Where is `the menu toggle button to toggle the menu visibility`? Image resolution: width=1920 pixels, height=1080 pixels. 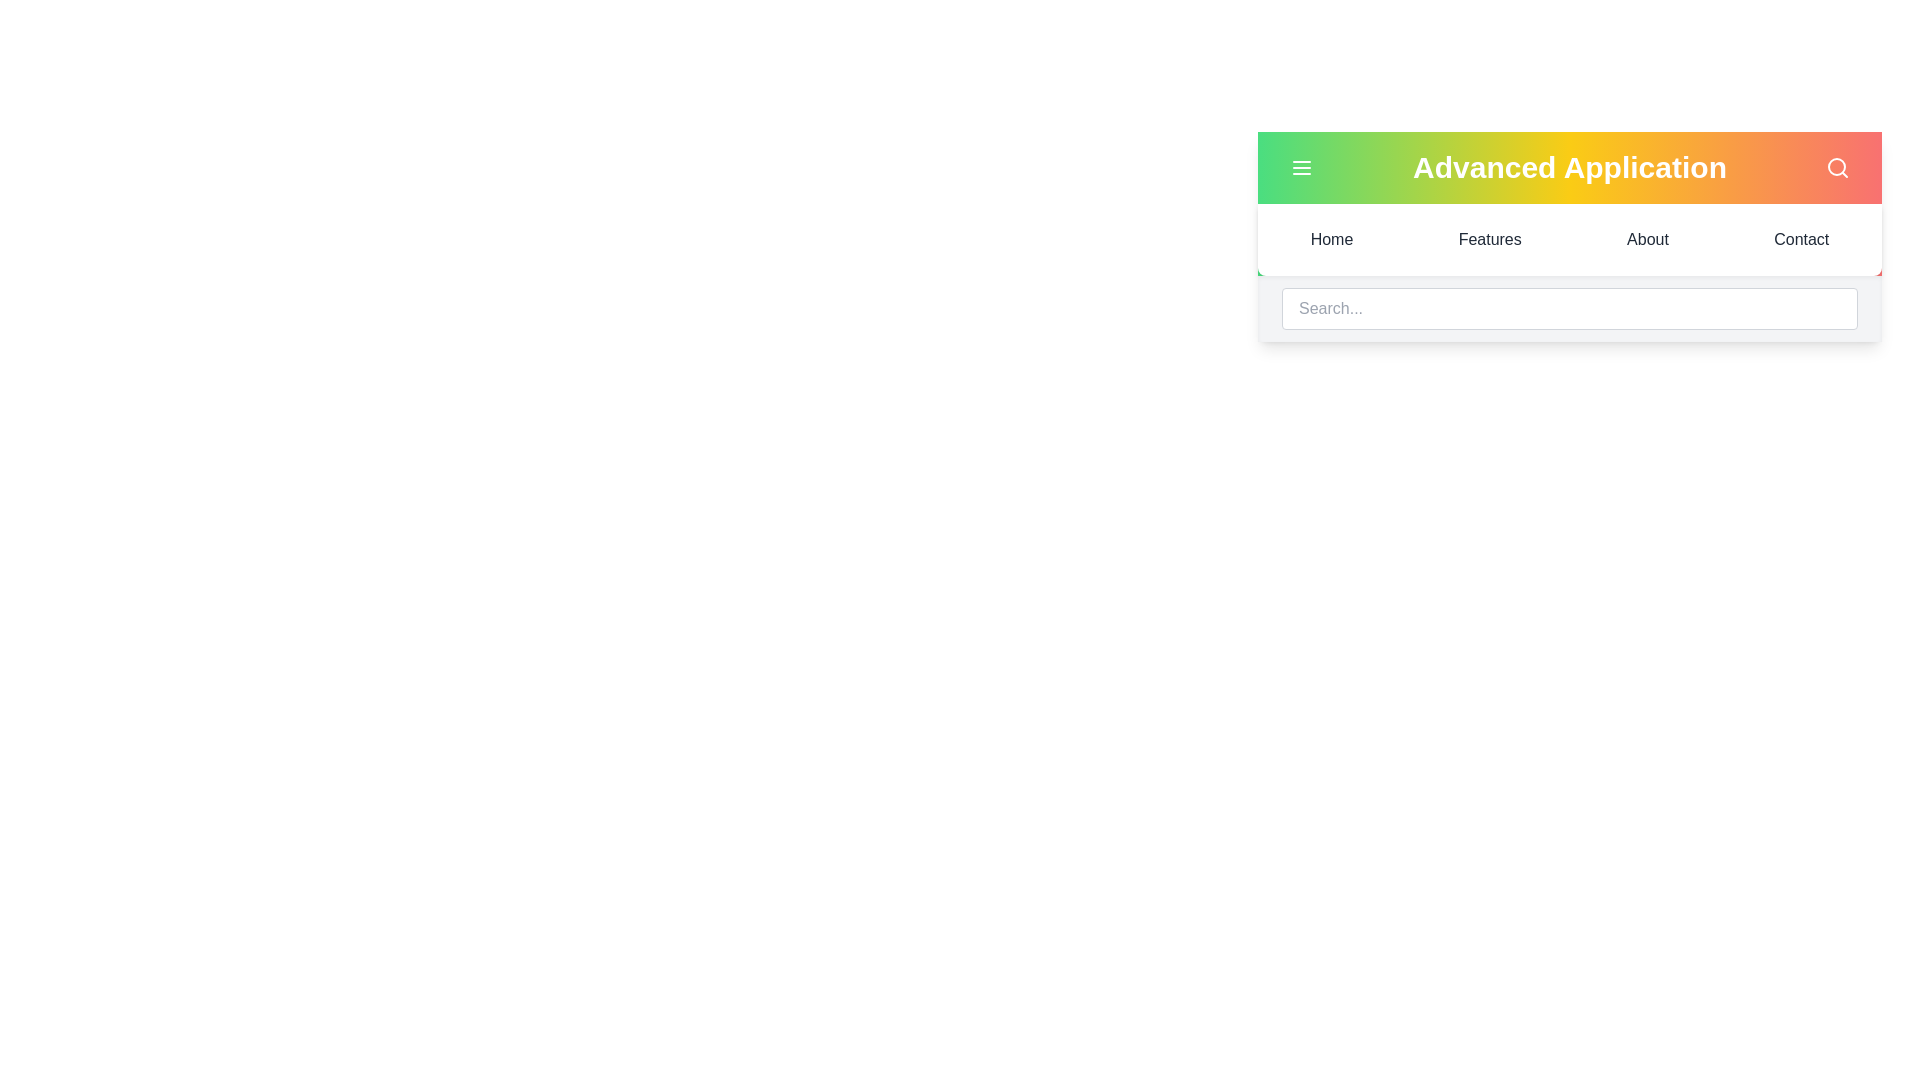 the menu toggle button to toggle the menu visibility is located at coordinates (1301, 167).